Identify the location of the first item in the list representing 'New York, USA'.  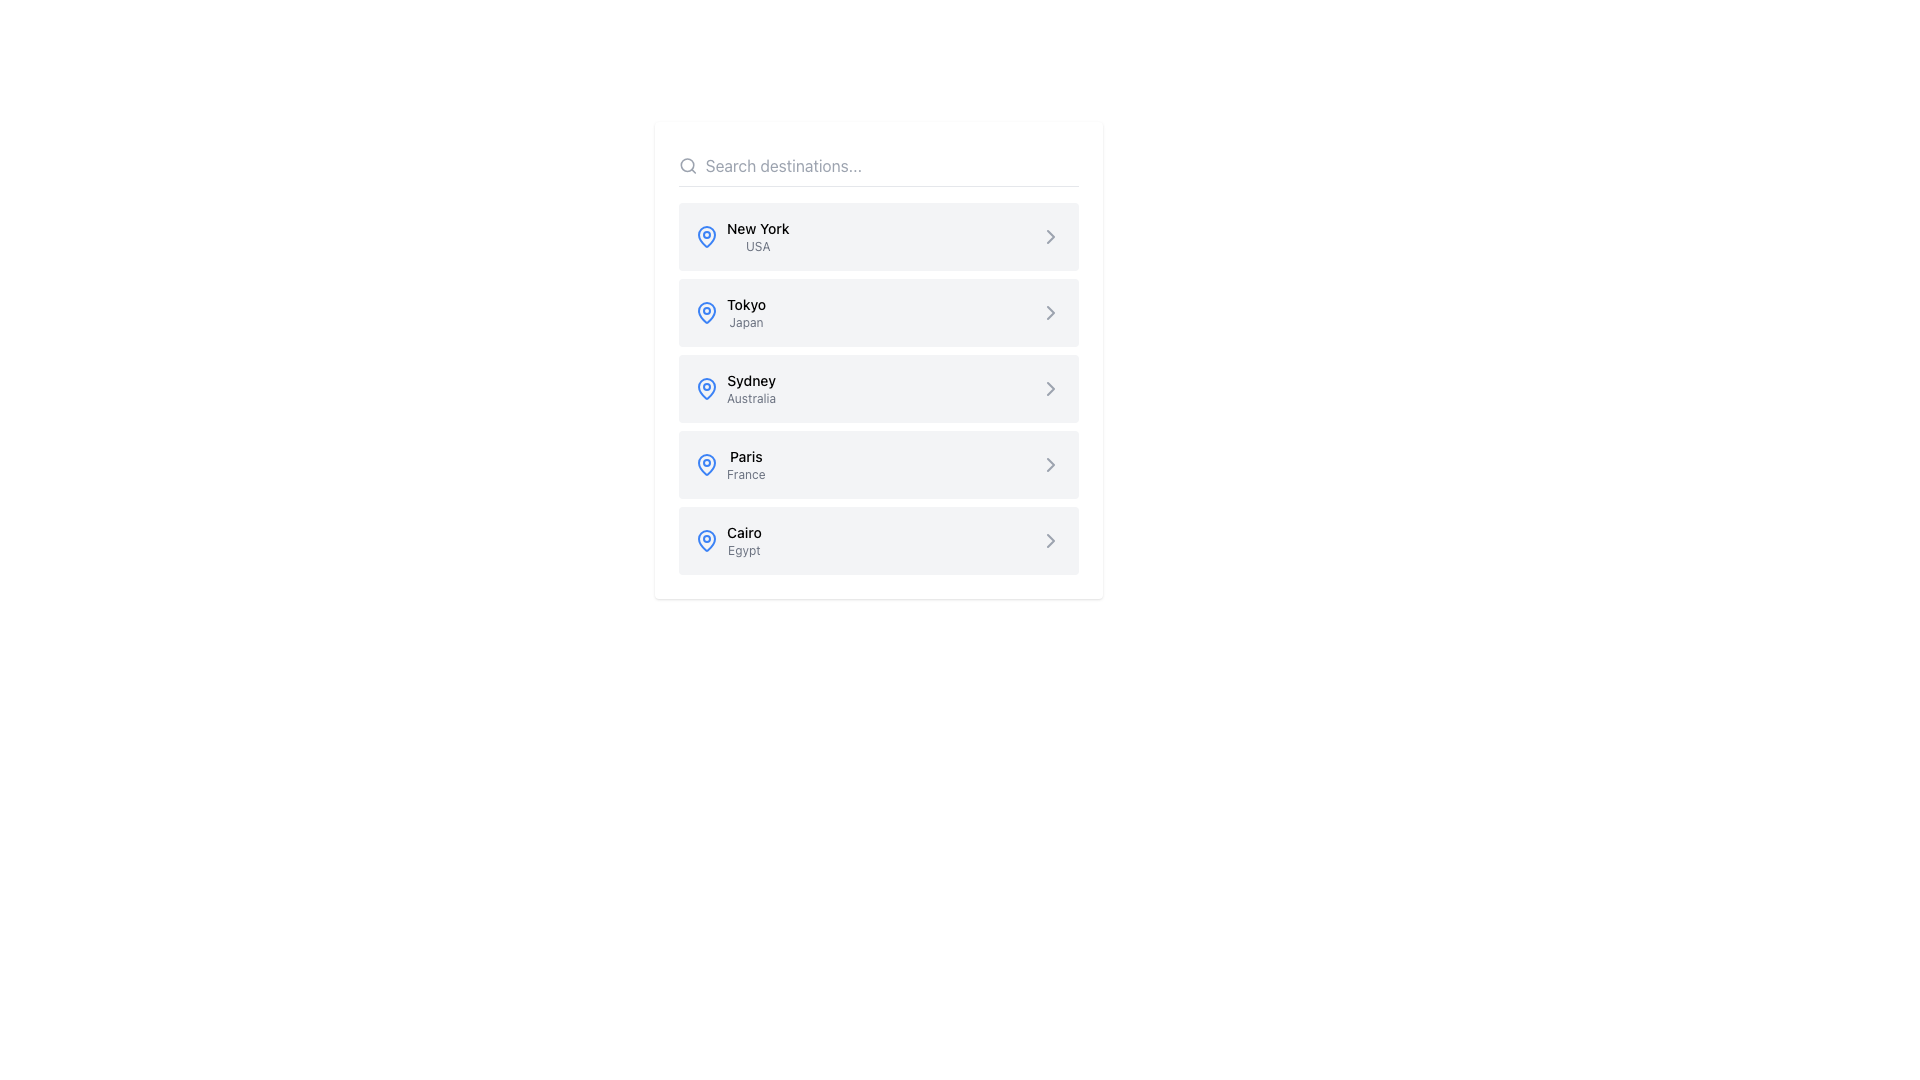
(878, 235).